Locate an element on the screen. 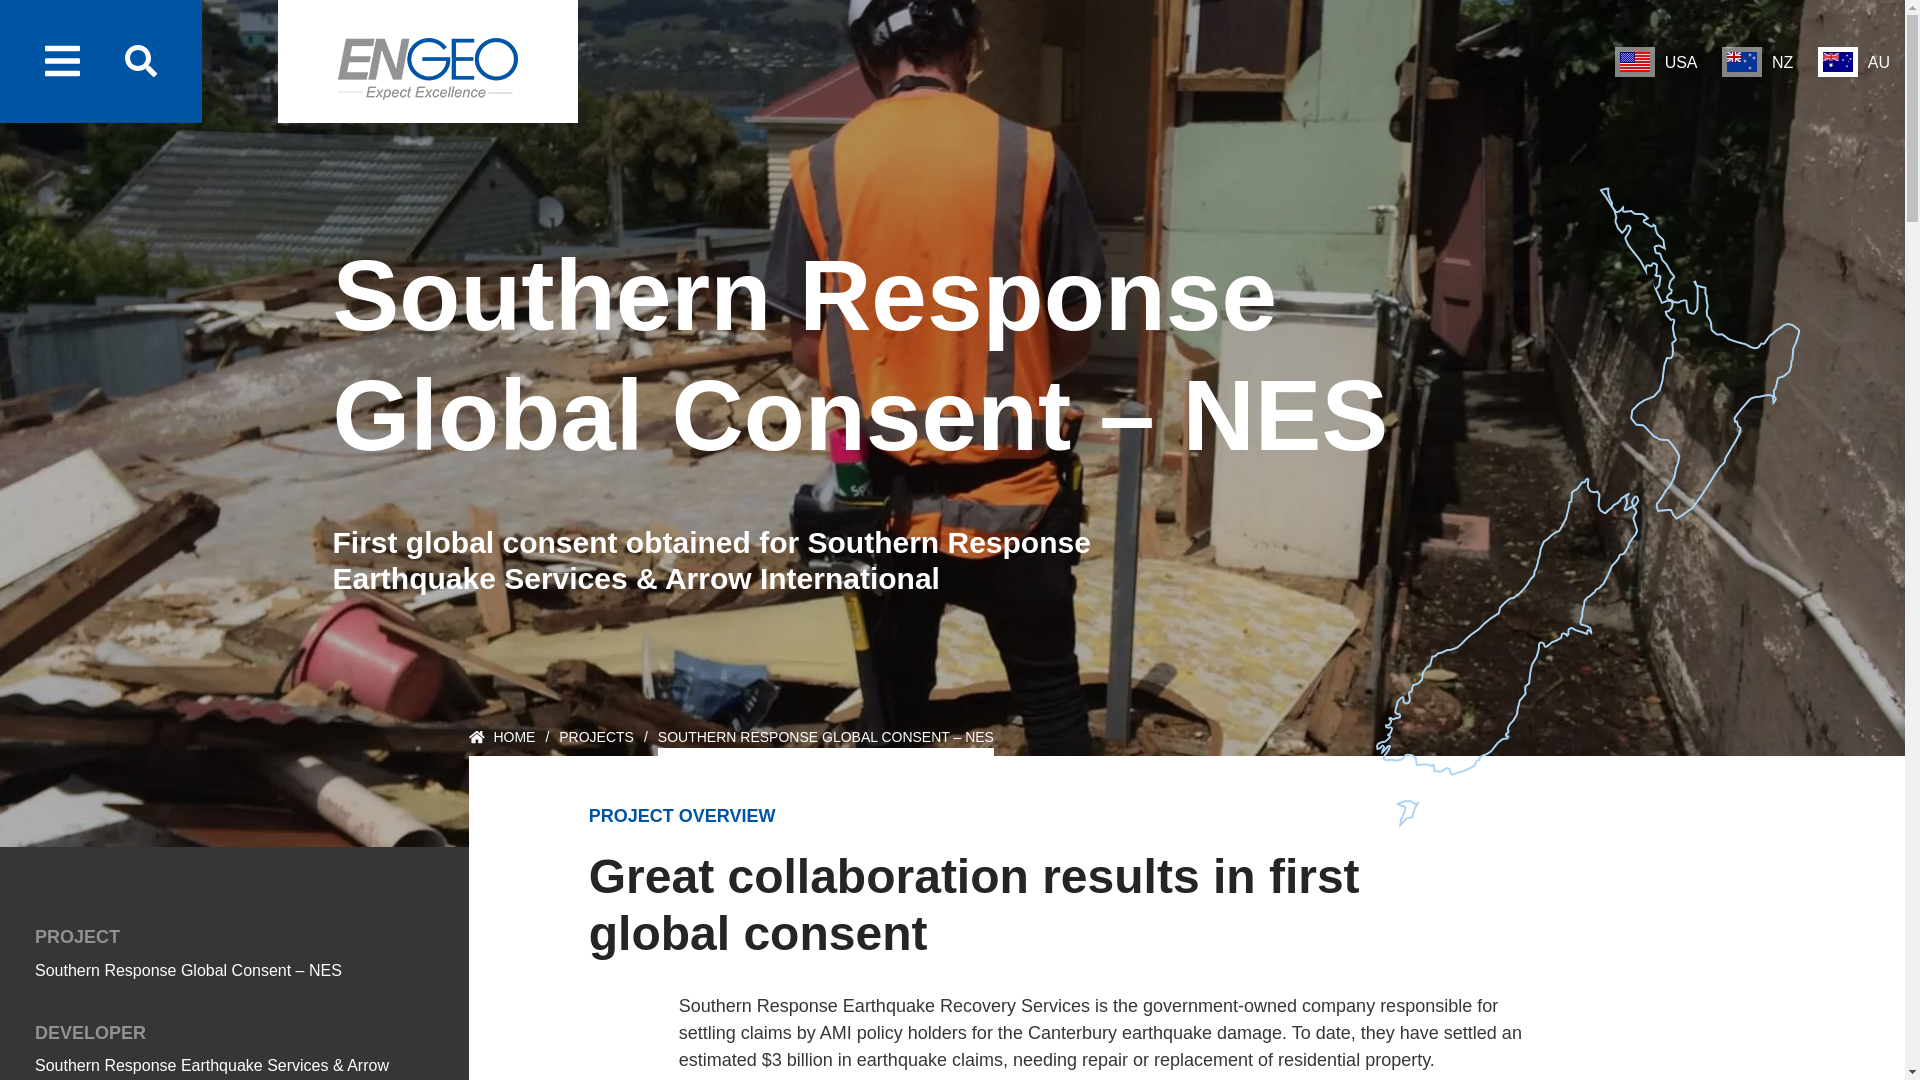  'AU' is located at coordinates (1852, 60).